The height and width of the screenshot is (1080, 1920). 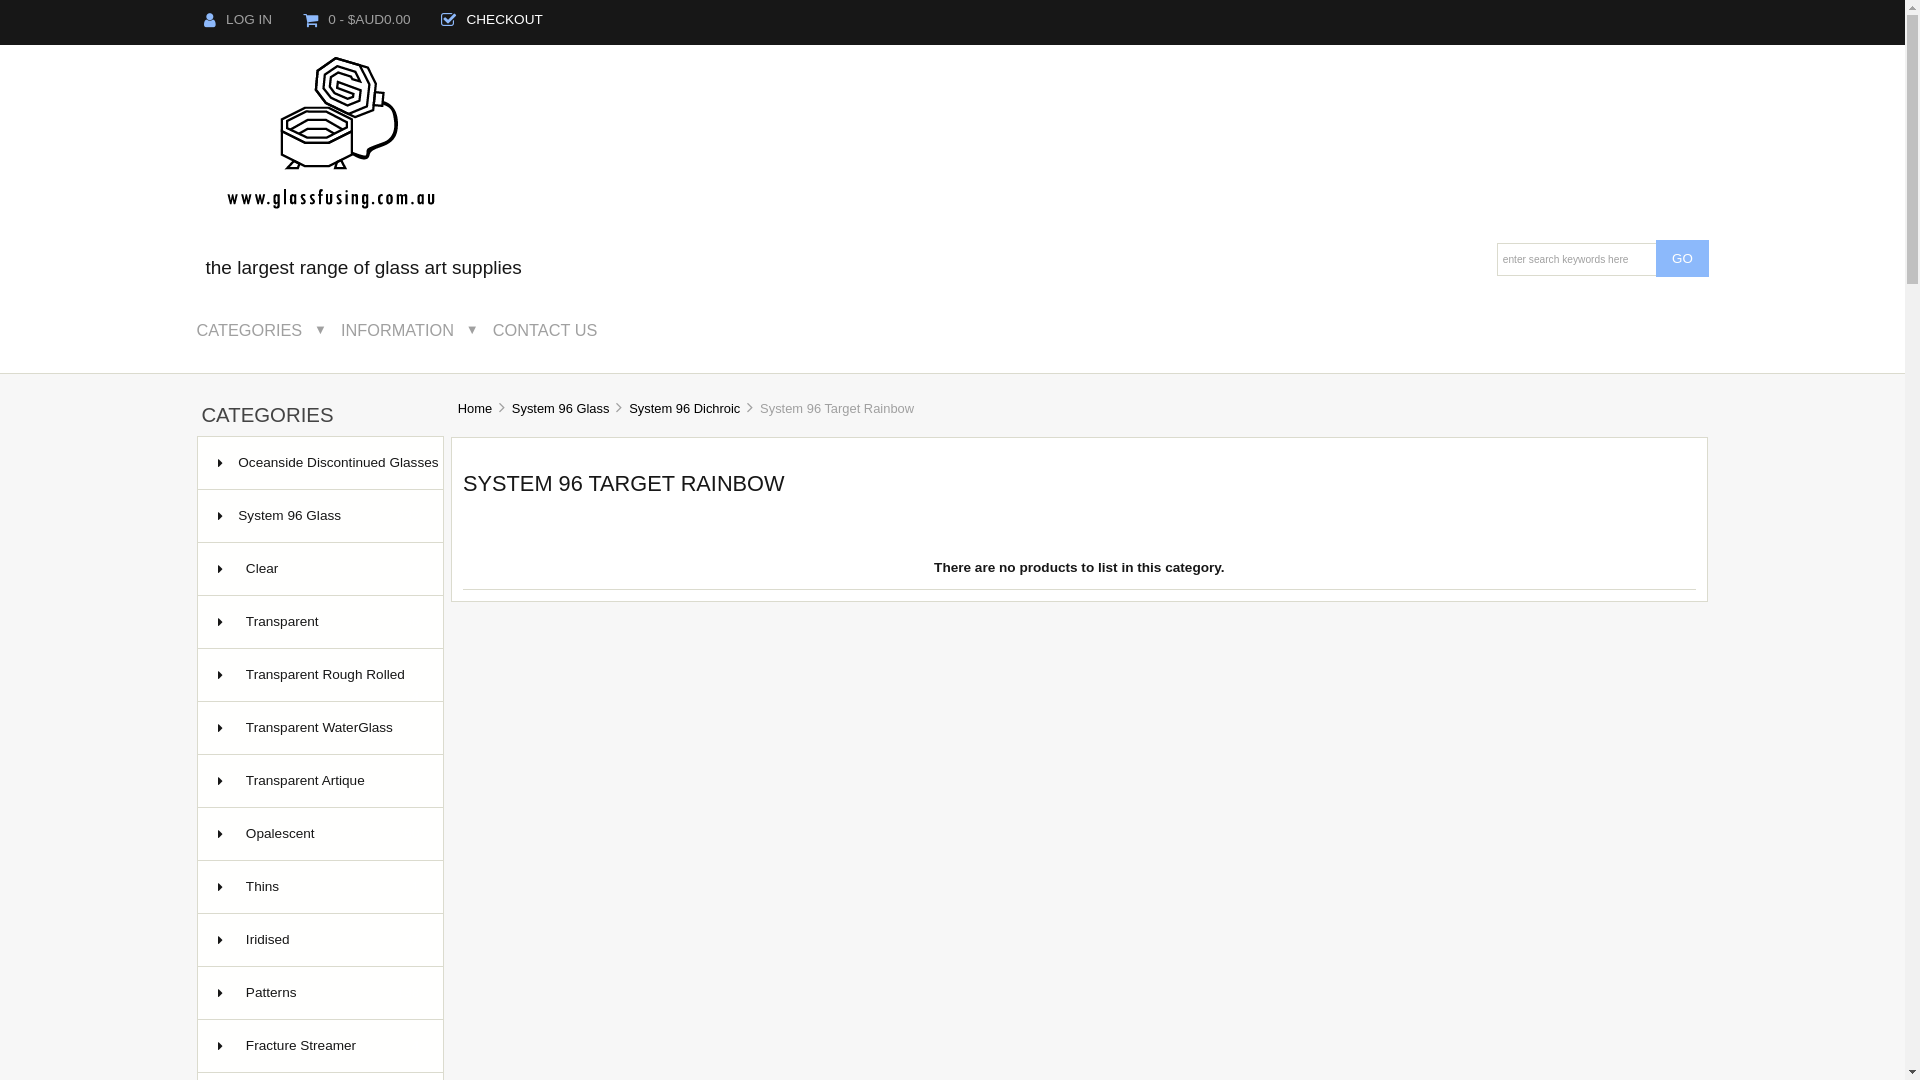 I want to click on 'Checkout', so click(x=447, y=19).